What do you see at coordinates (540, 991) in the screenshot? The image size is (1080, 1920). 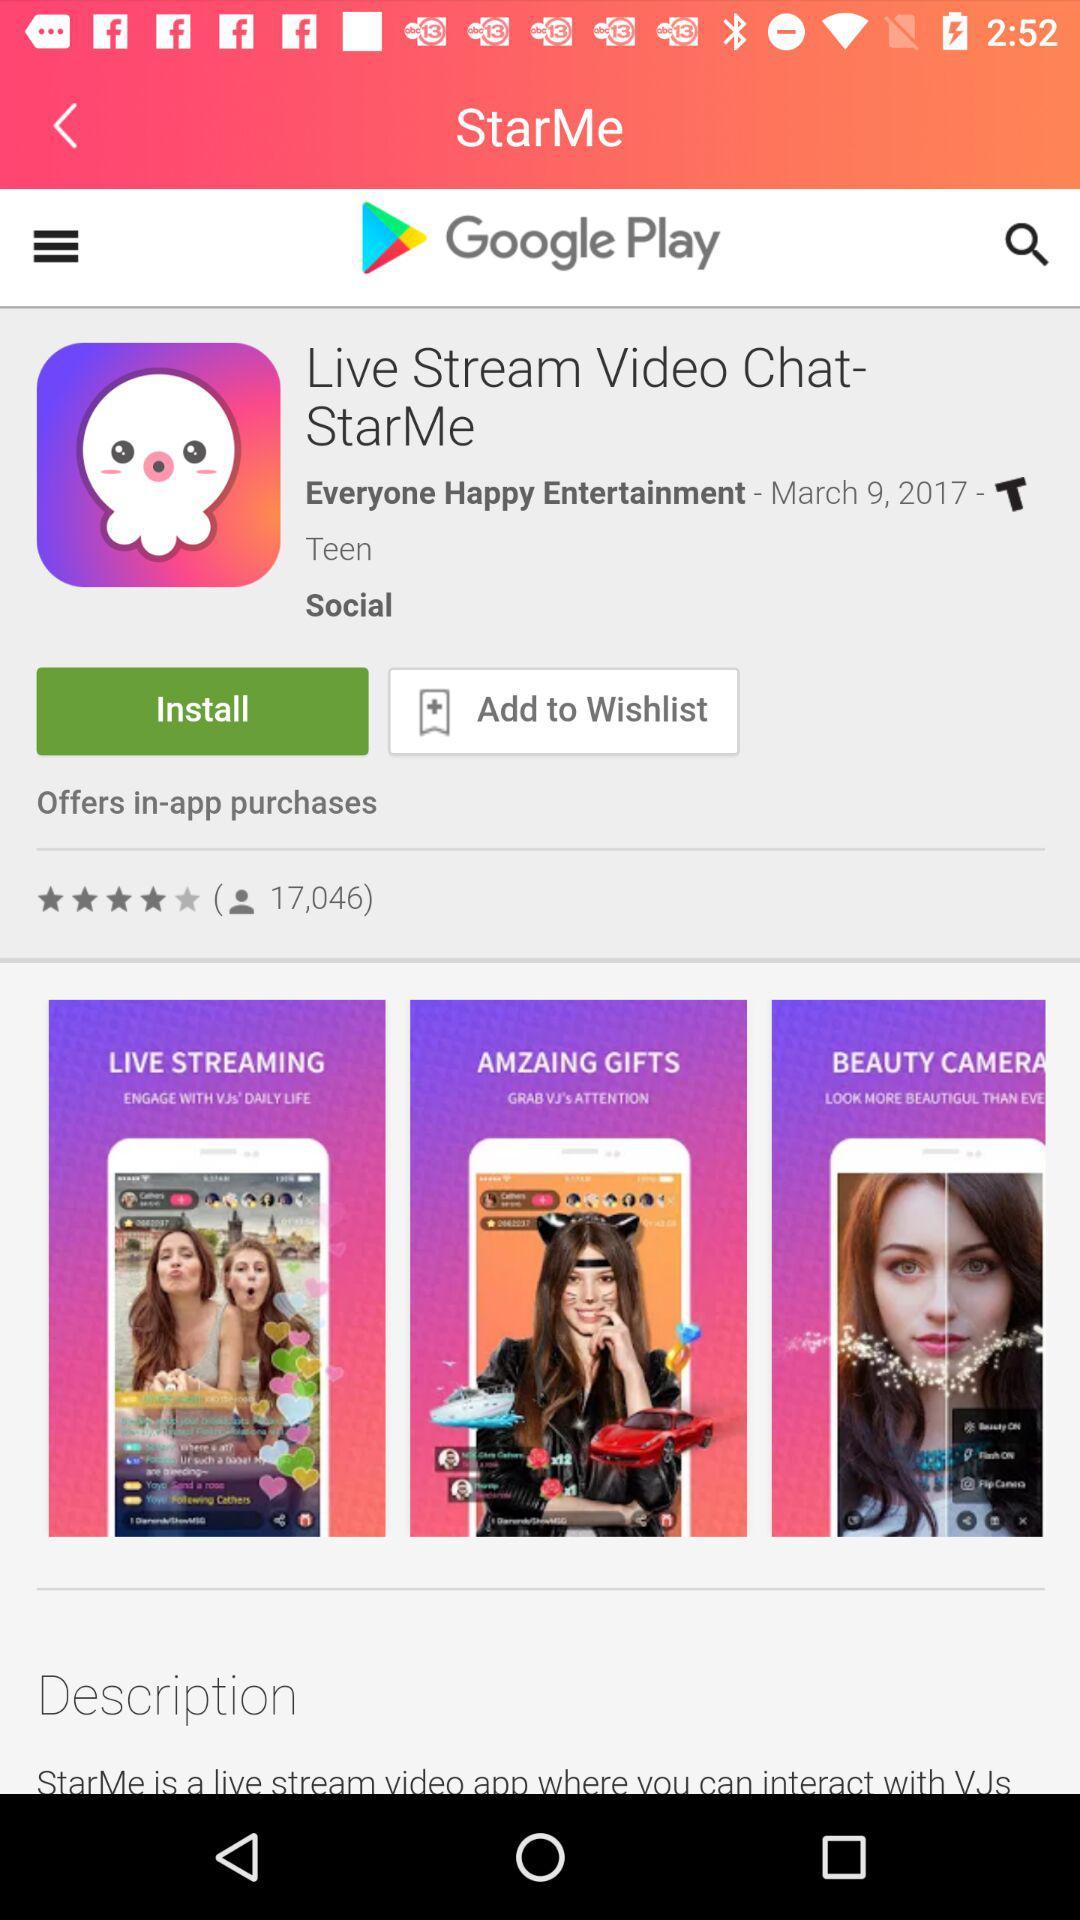 I see `scroll through text` at bounding box center [540, 991].